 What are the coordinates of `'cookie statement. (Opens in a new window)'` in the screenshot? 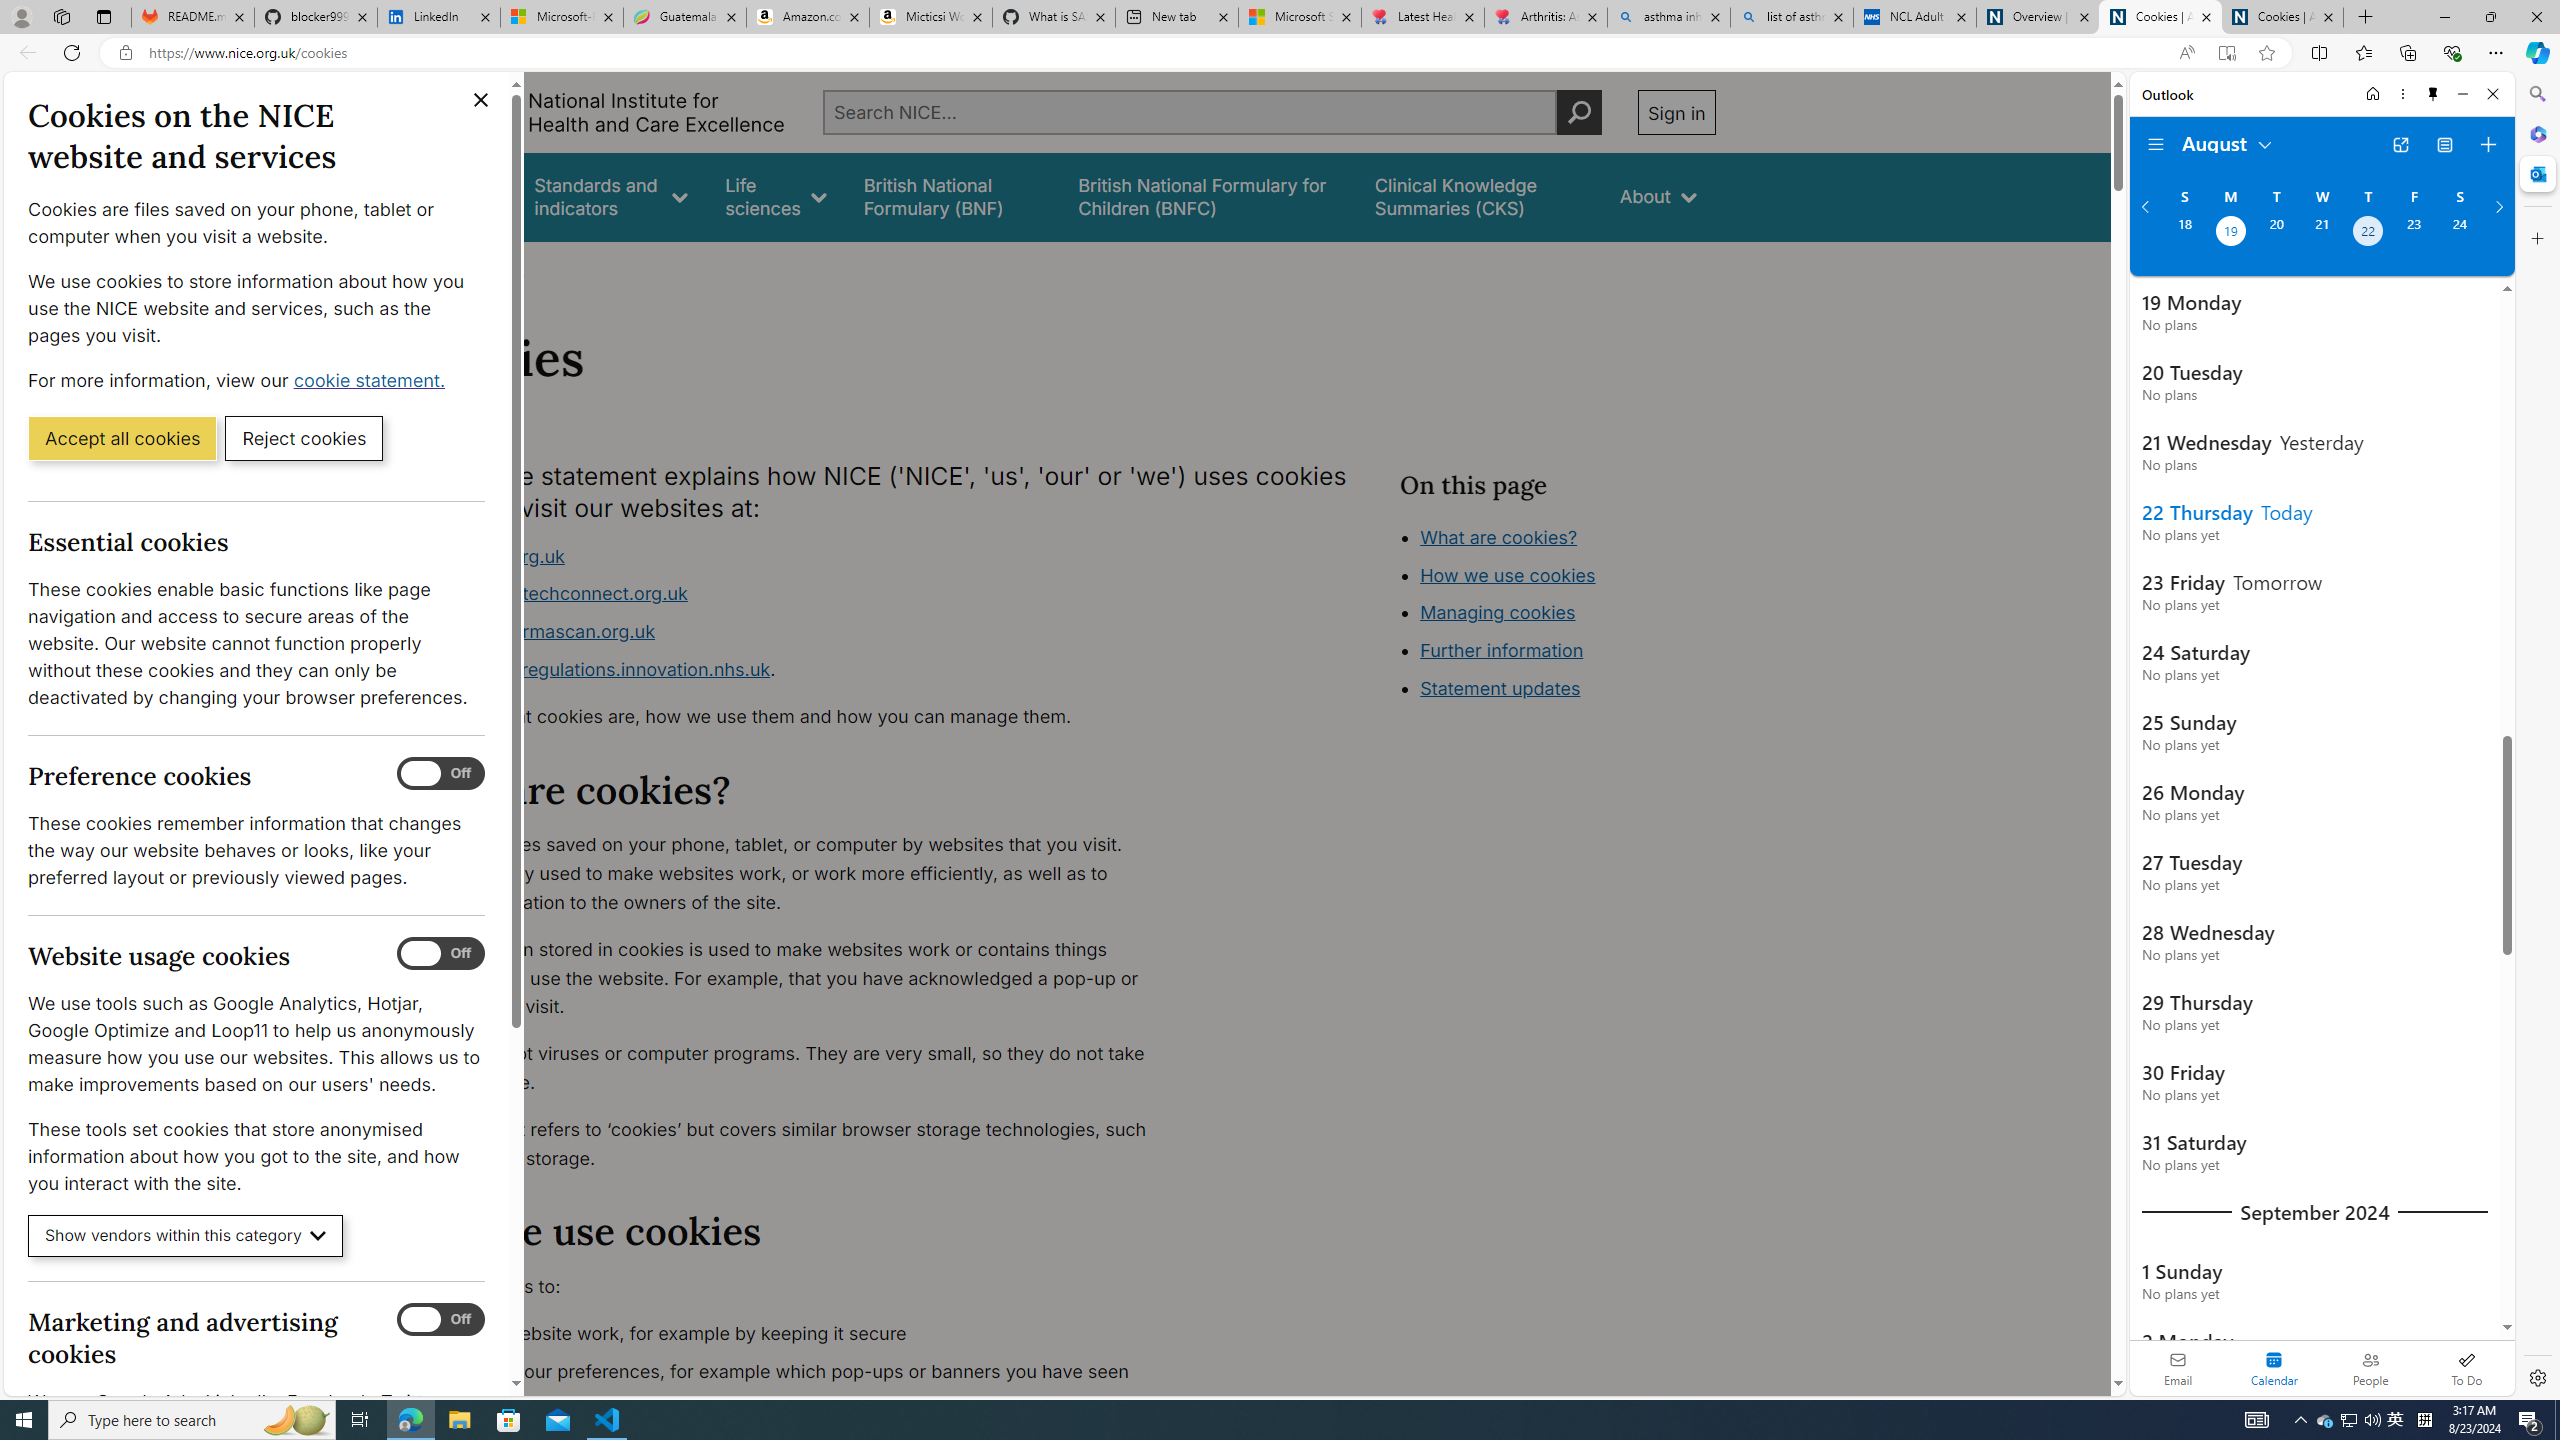 It's located at (371, 379).